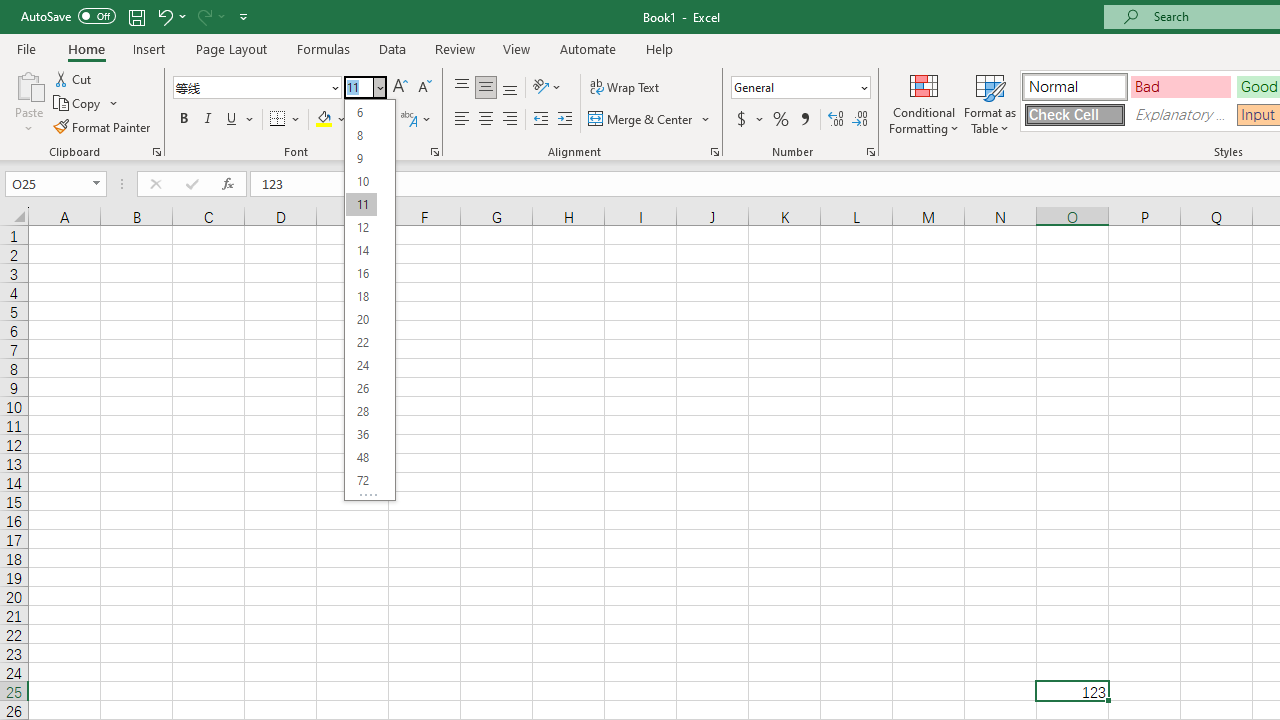 The width and height of the screenshot is (1280, 720). I want to click on 'Underline', so click(240, 119).